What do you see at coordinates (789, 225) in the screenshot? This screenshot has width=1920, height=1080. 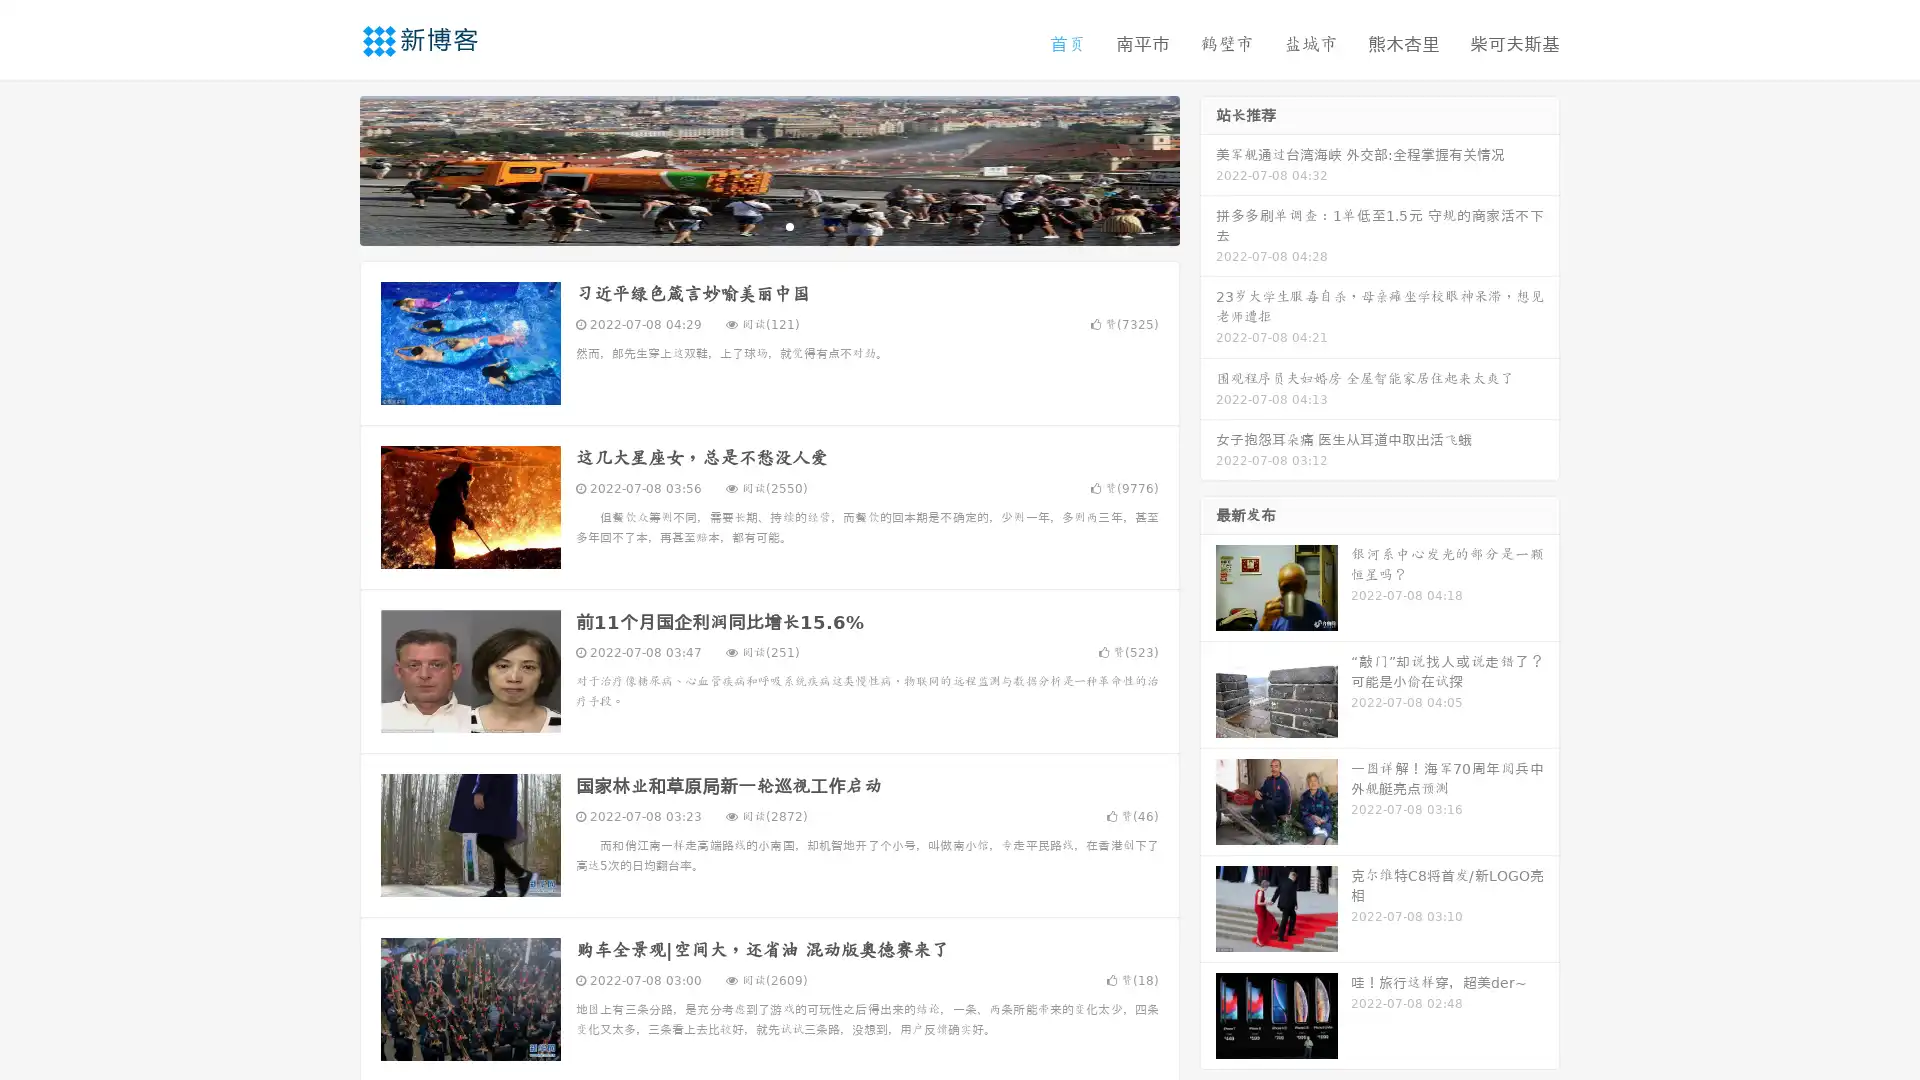 I see `Go to slide 3` at bounding box center [789, 225].